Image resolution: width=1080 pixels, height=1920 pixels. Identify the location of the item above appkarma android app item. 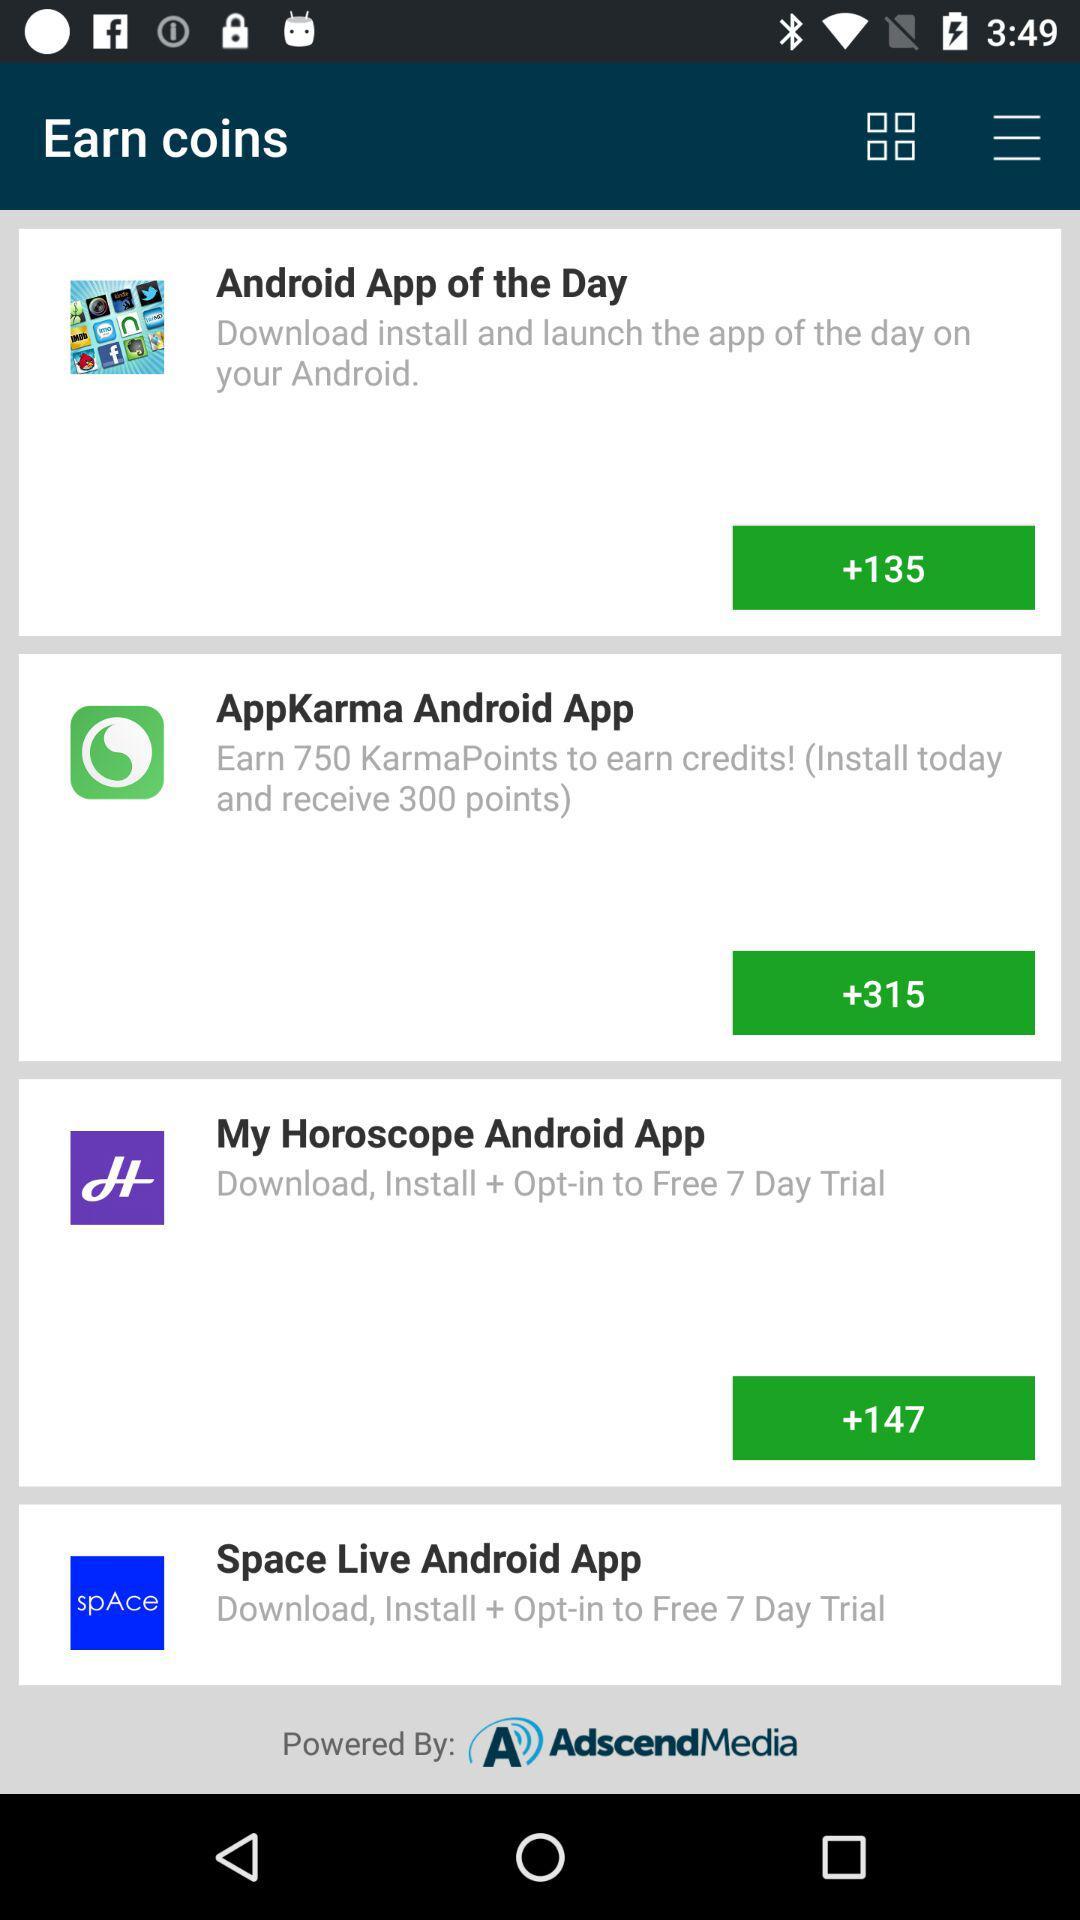
(882, 566).